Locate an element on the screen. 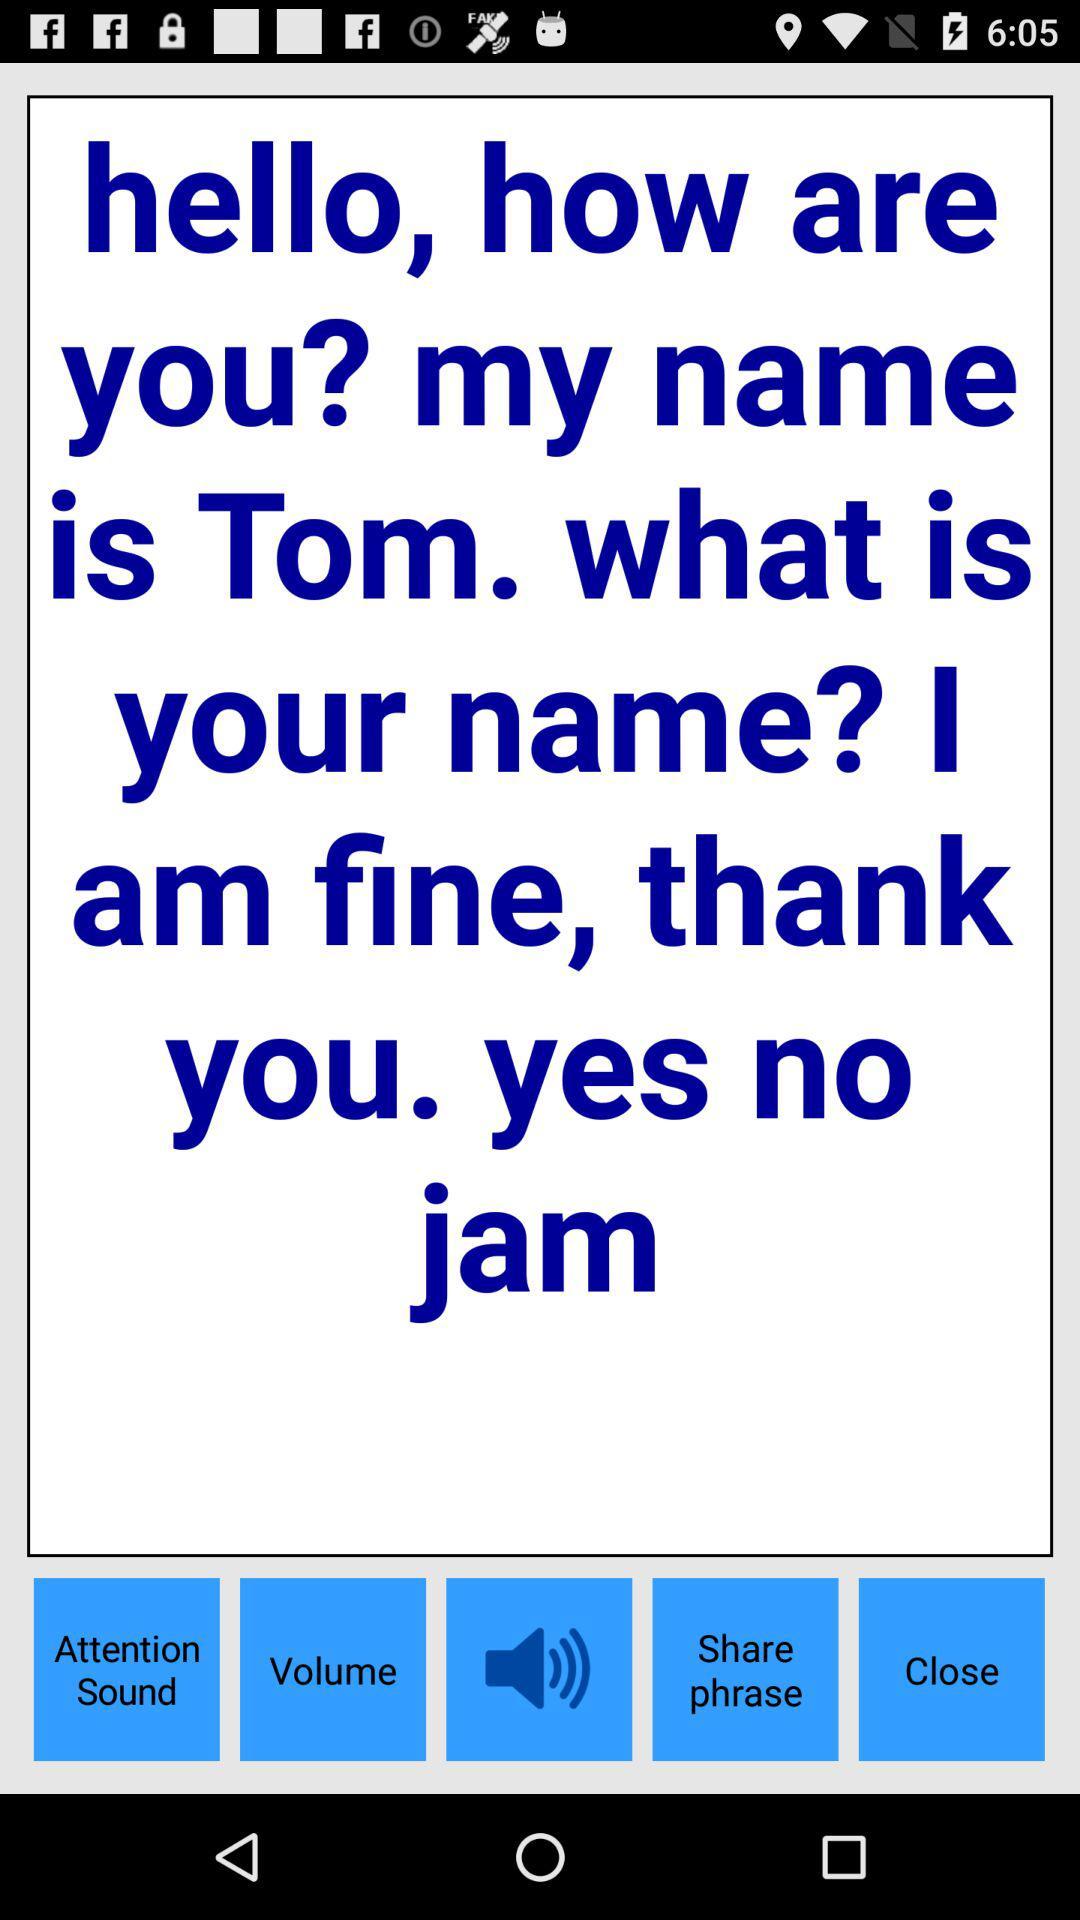 The image size is (1080, 1920). the close is located at coordinates (950, 1669).